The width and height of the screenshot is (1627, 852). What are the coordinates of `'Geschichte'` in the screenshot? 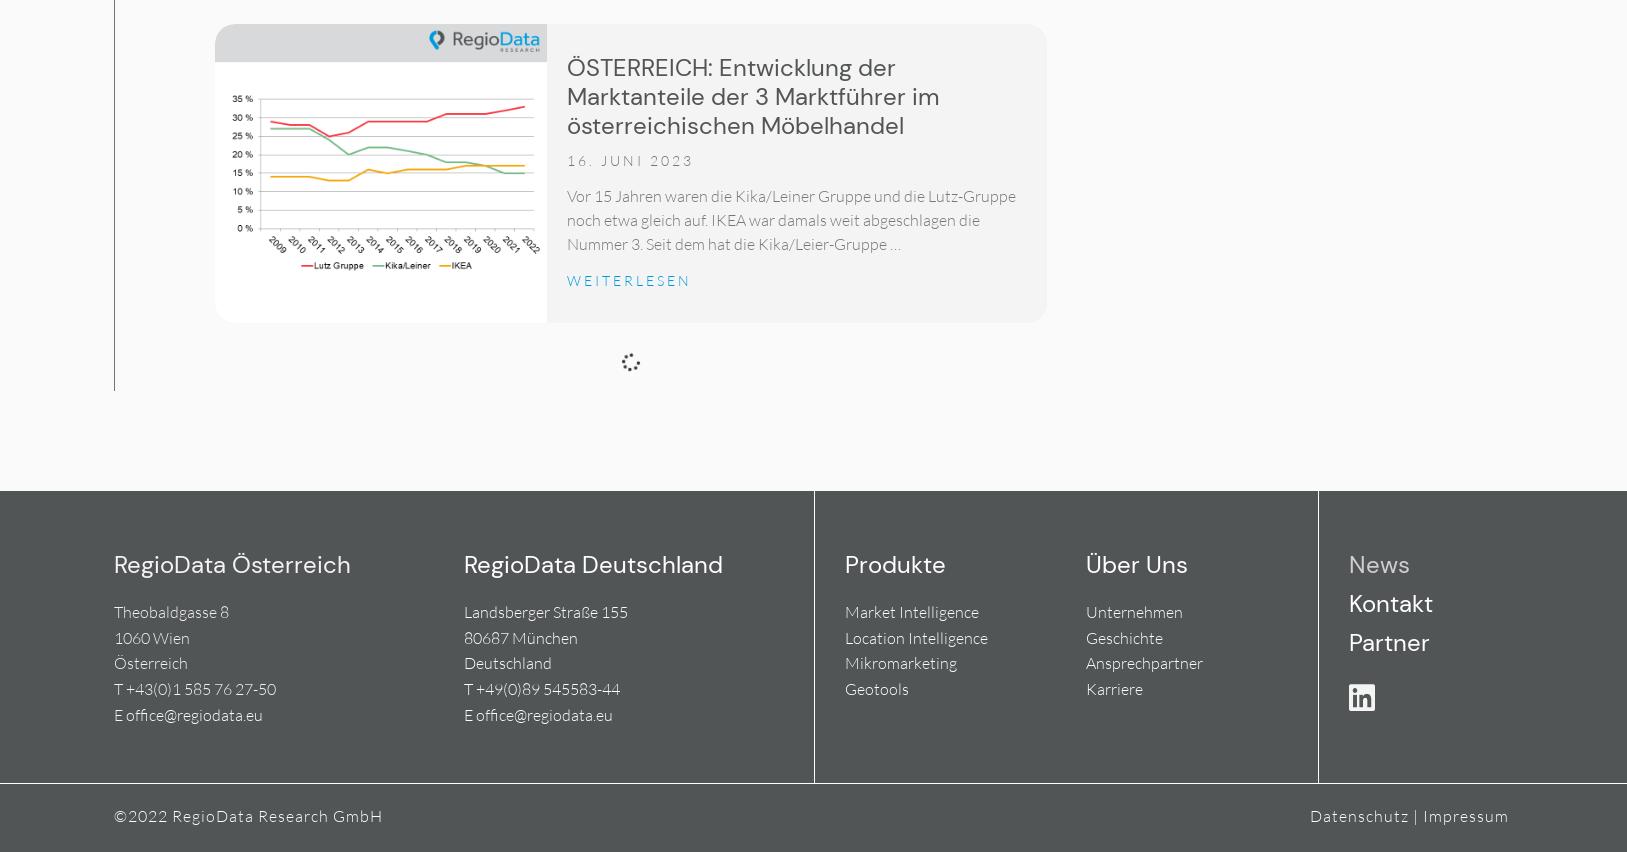 It's located at (1122, 637).